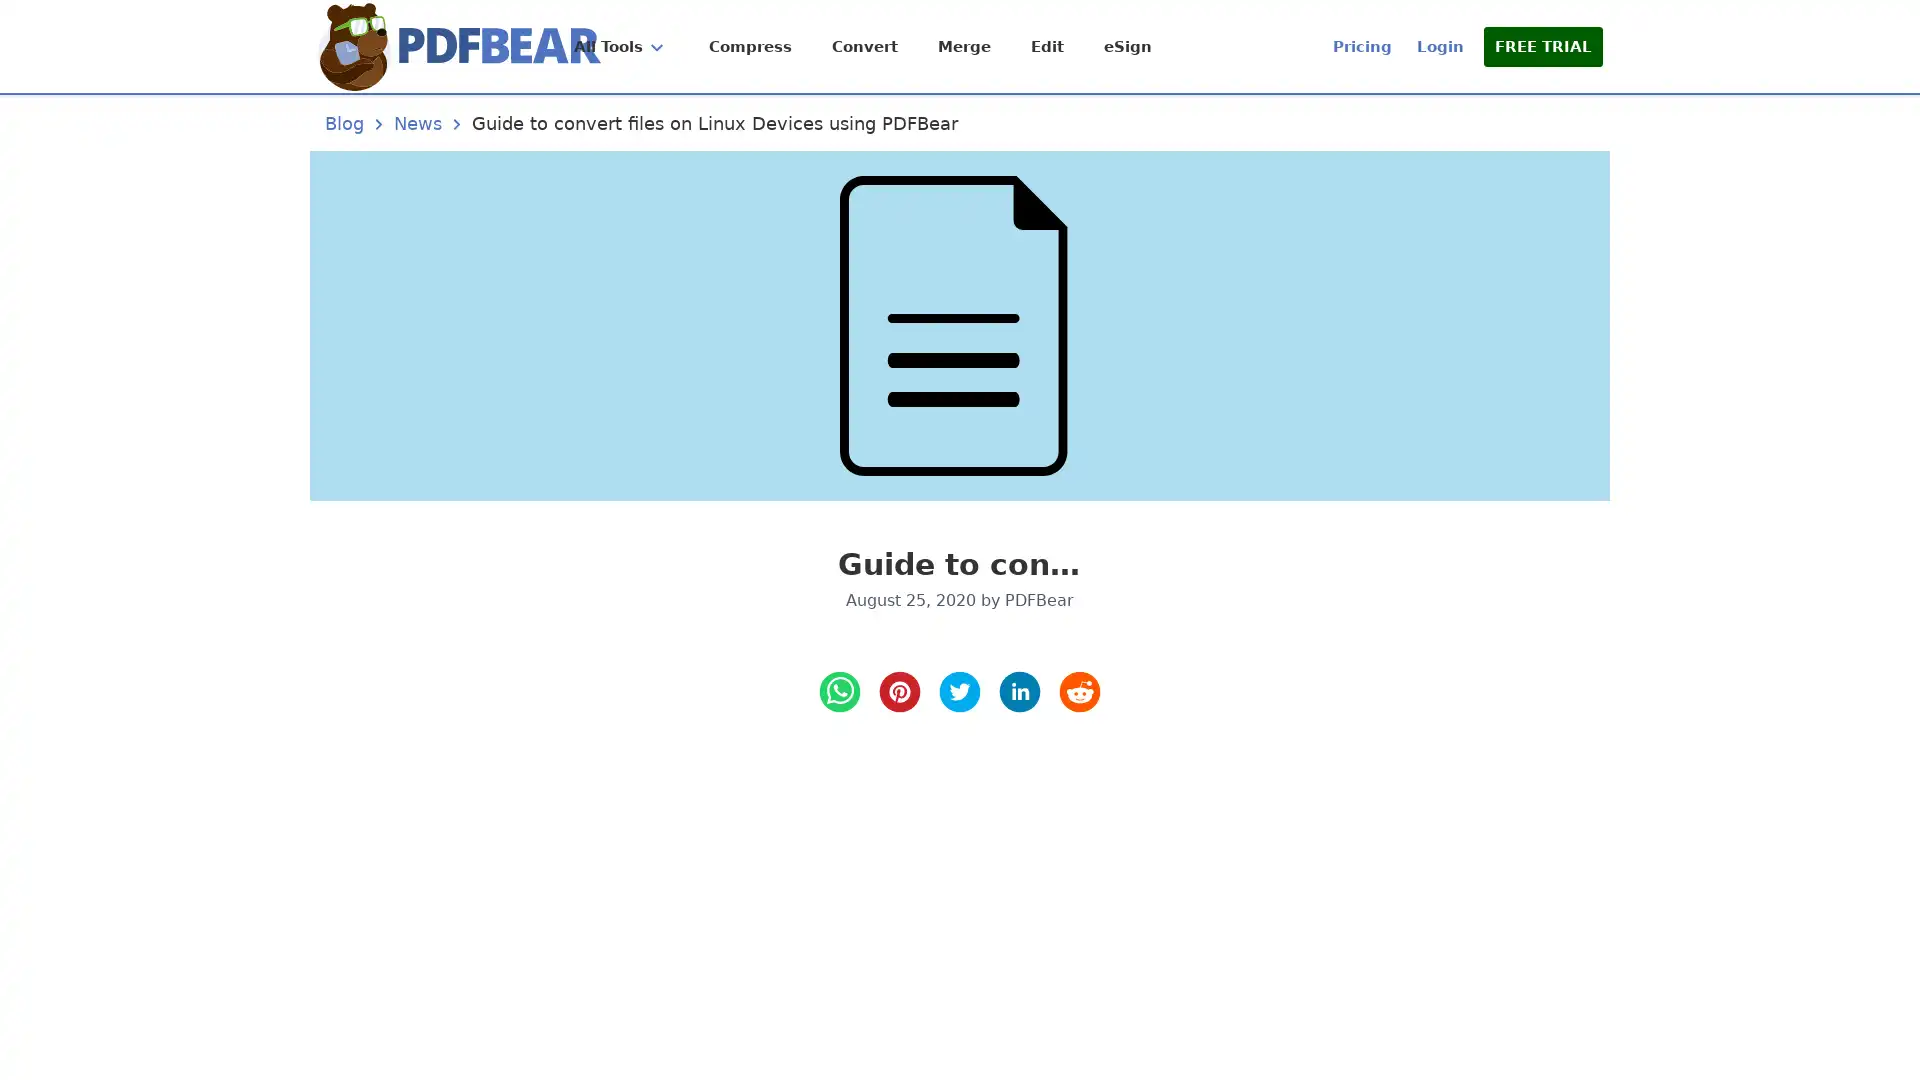  What do you see at coordinates (344, 123) in the screenshot?
I see `Blog` at bounding box center [344, 123].